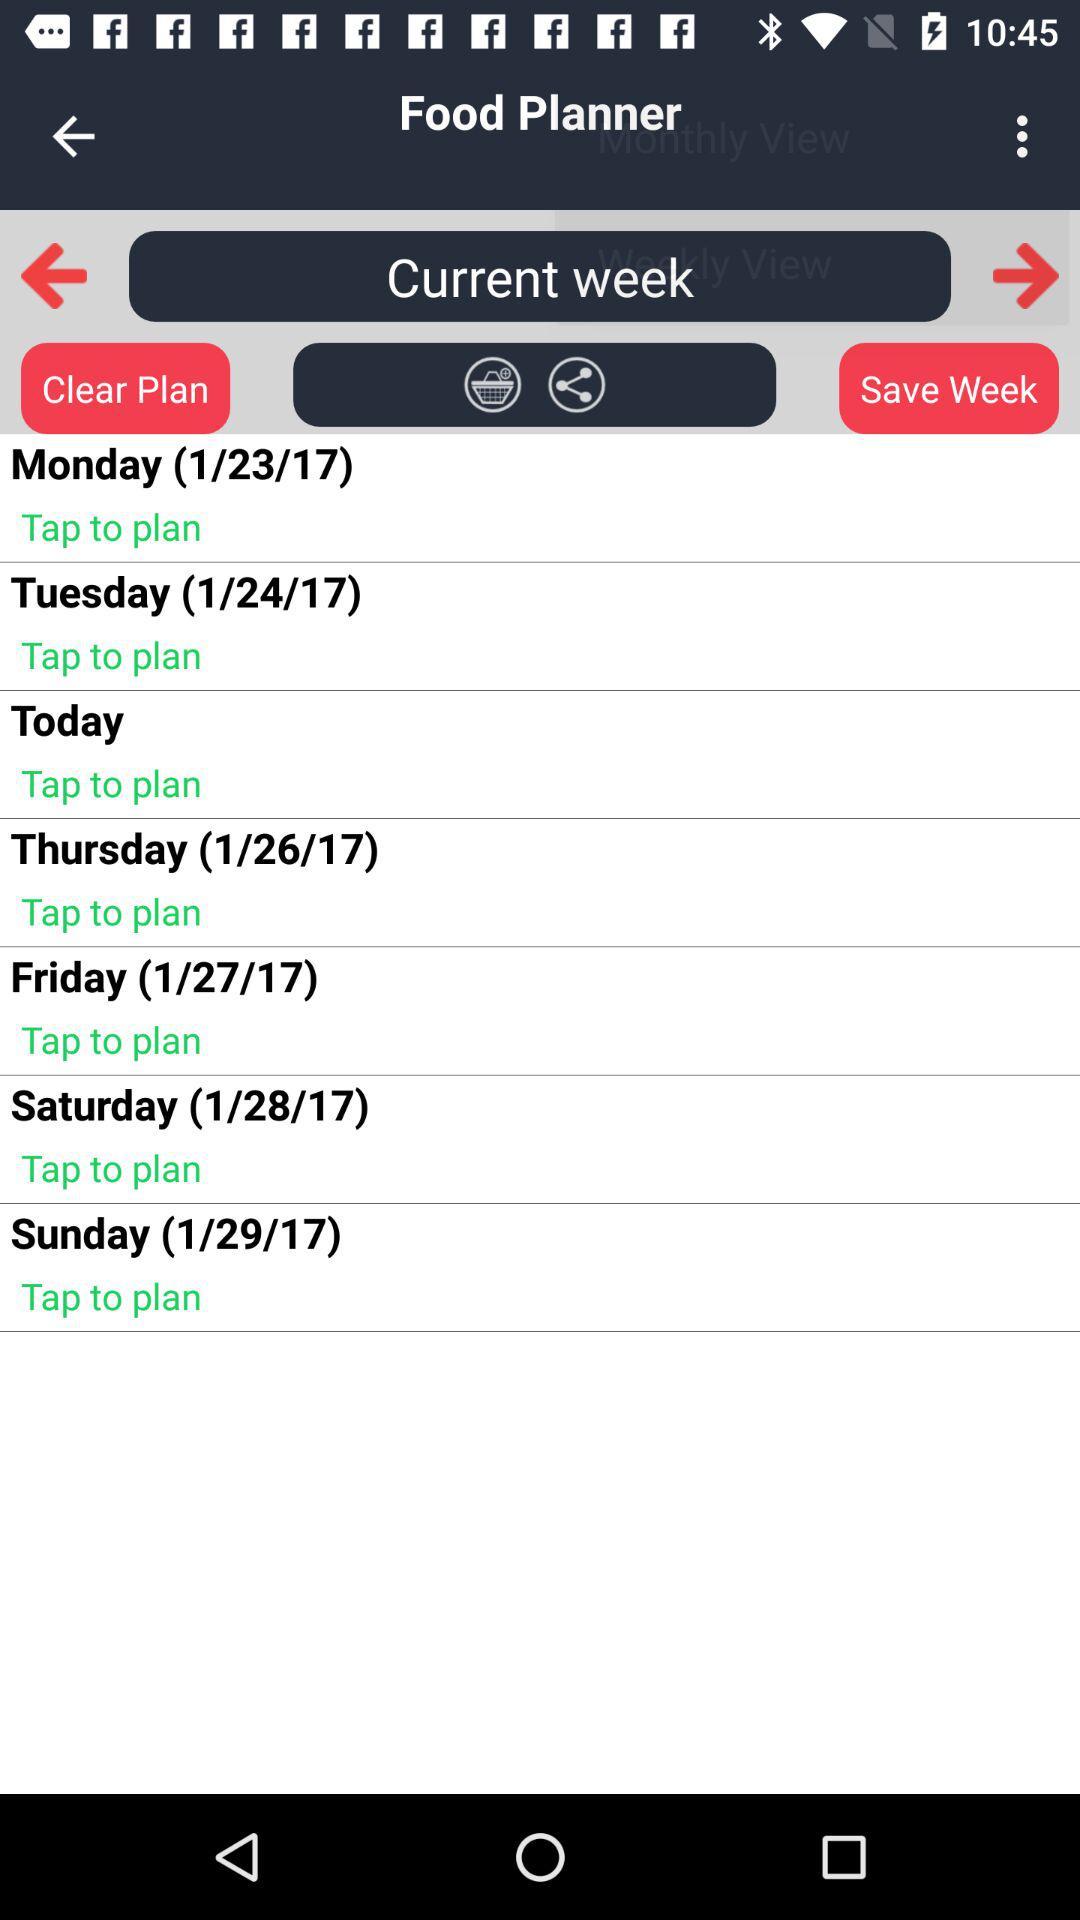 Image resolution: width=1080 pixels, height=1920 pixels. Describe the element at coordinates (72, 135) in the screenshot. I see `icon to the left of food planner icon` at that location.